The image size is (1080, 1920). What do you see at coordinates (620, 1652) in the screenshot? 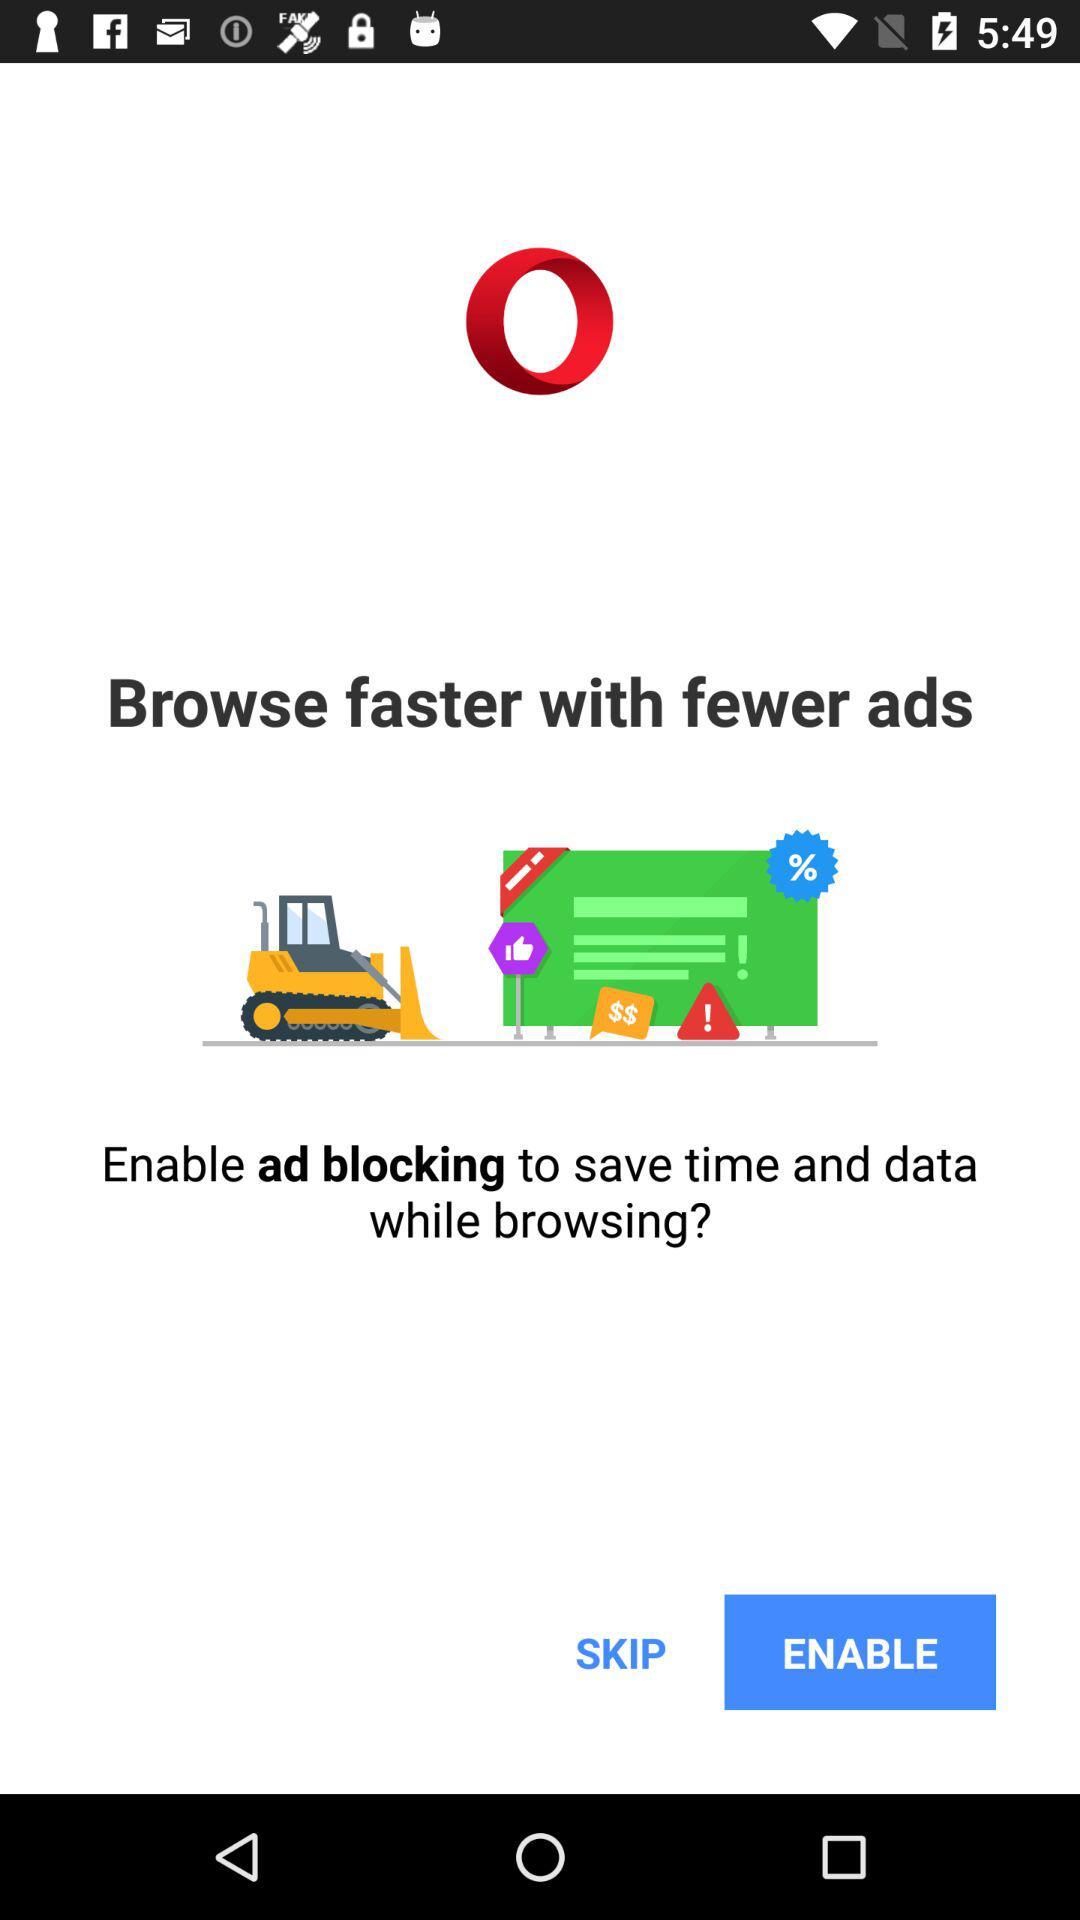
I see `item next to the enable icon` at bounding box center [620, 1652].